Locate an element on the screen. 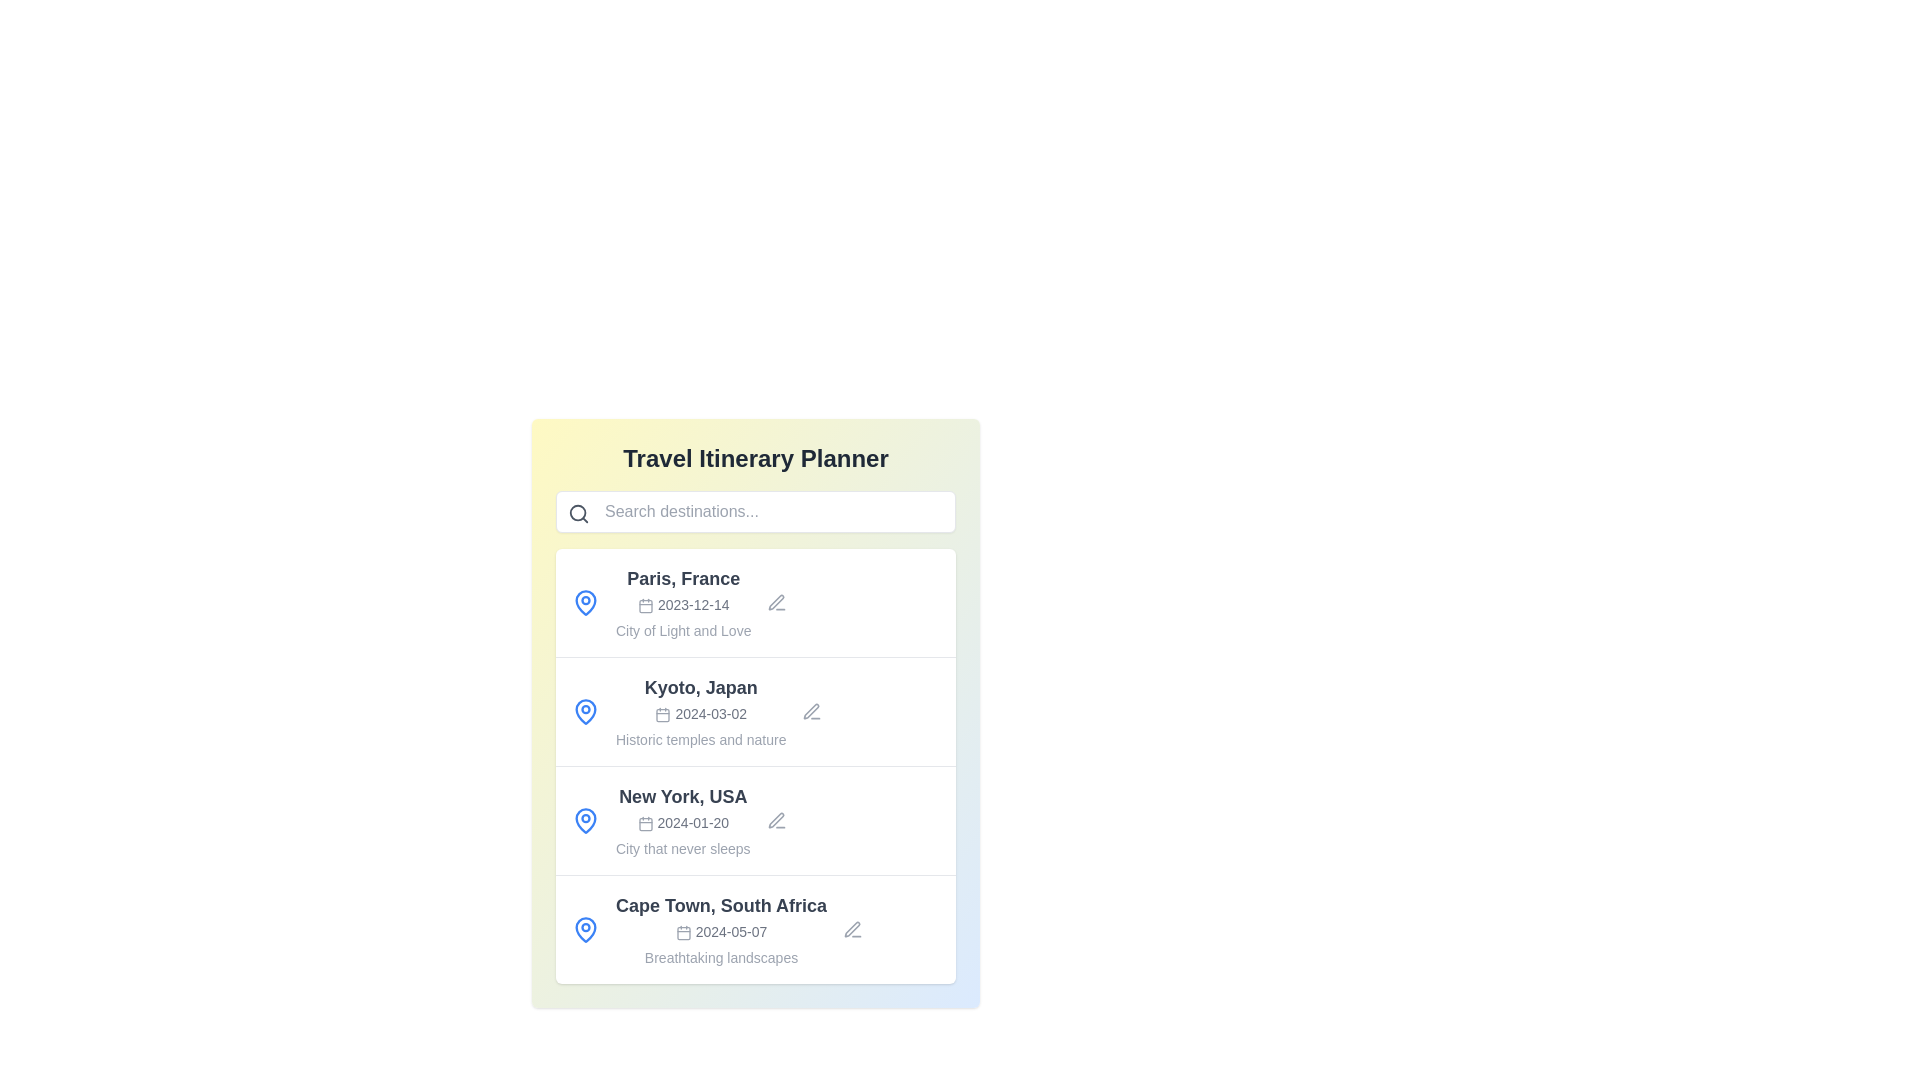 The image size is (1920, 1080). the second list item in the travel destinations list is located at coordinates (754, 711).